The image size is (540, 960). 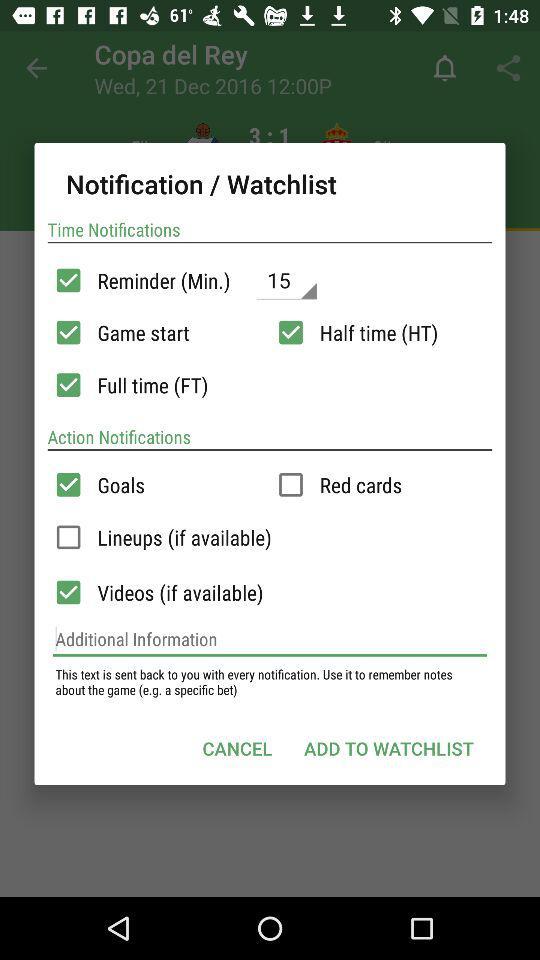 I want to click on game start, so click(x=67, y=332).